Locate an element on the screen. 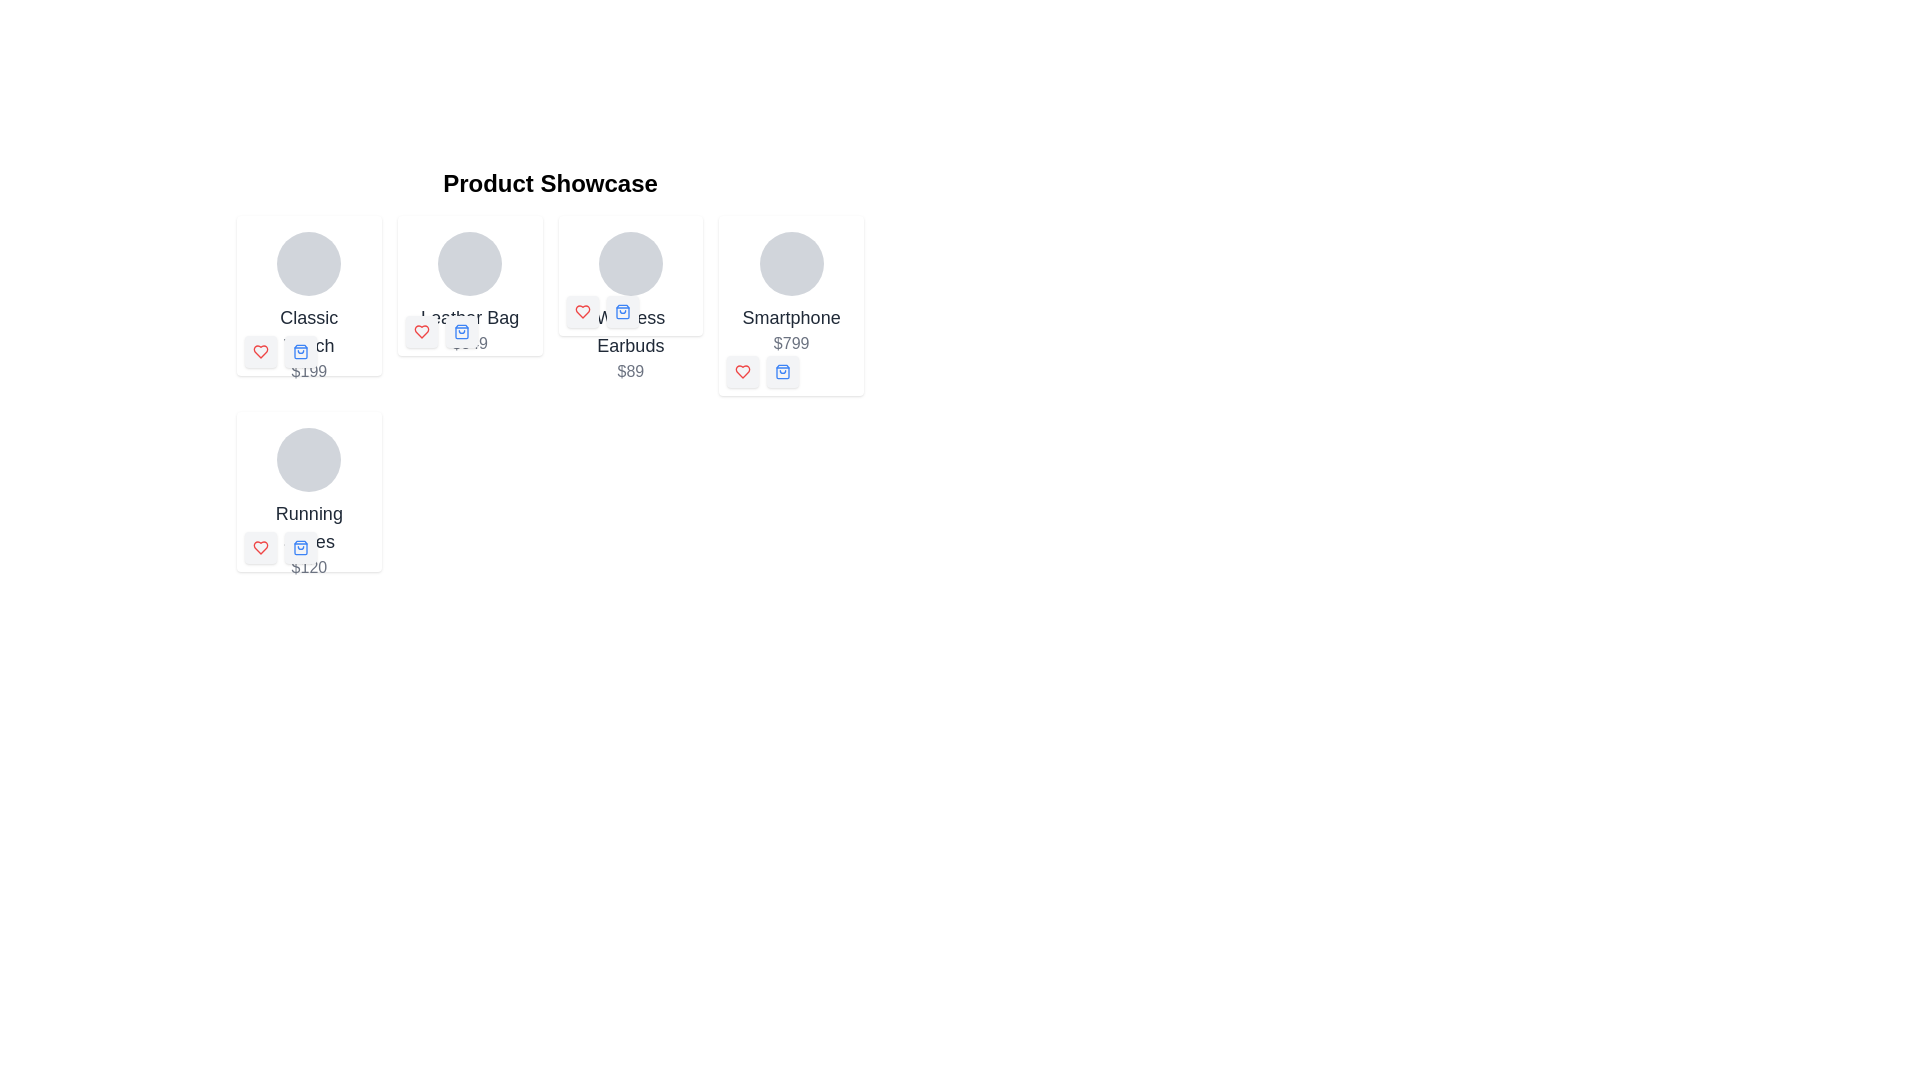  the product image by clicking on the 'Wireless Earbuds' product card, which is the third card in a horizontal product grid is located at coordinates (629, 308).